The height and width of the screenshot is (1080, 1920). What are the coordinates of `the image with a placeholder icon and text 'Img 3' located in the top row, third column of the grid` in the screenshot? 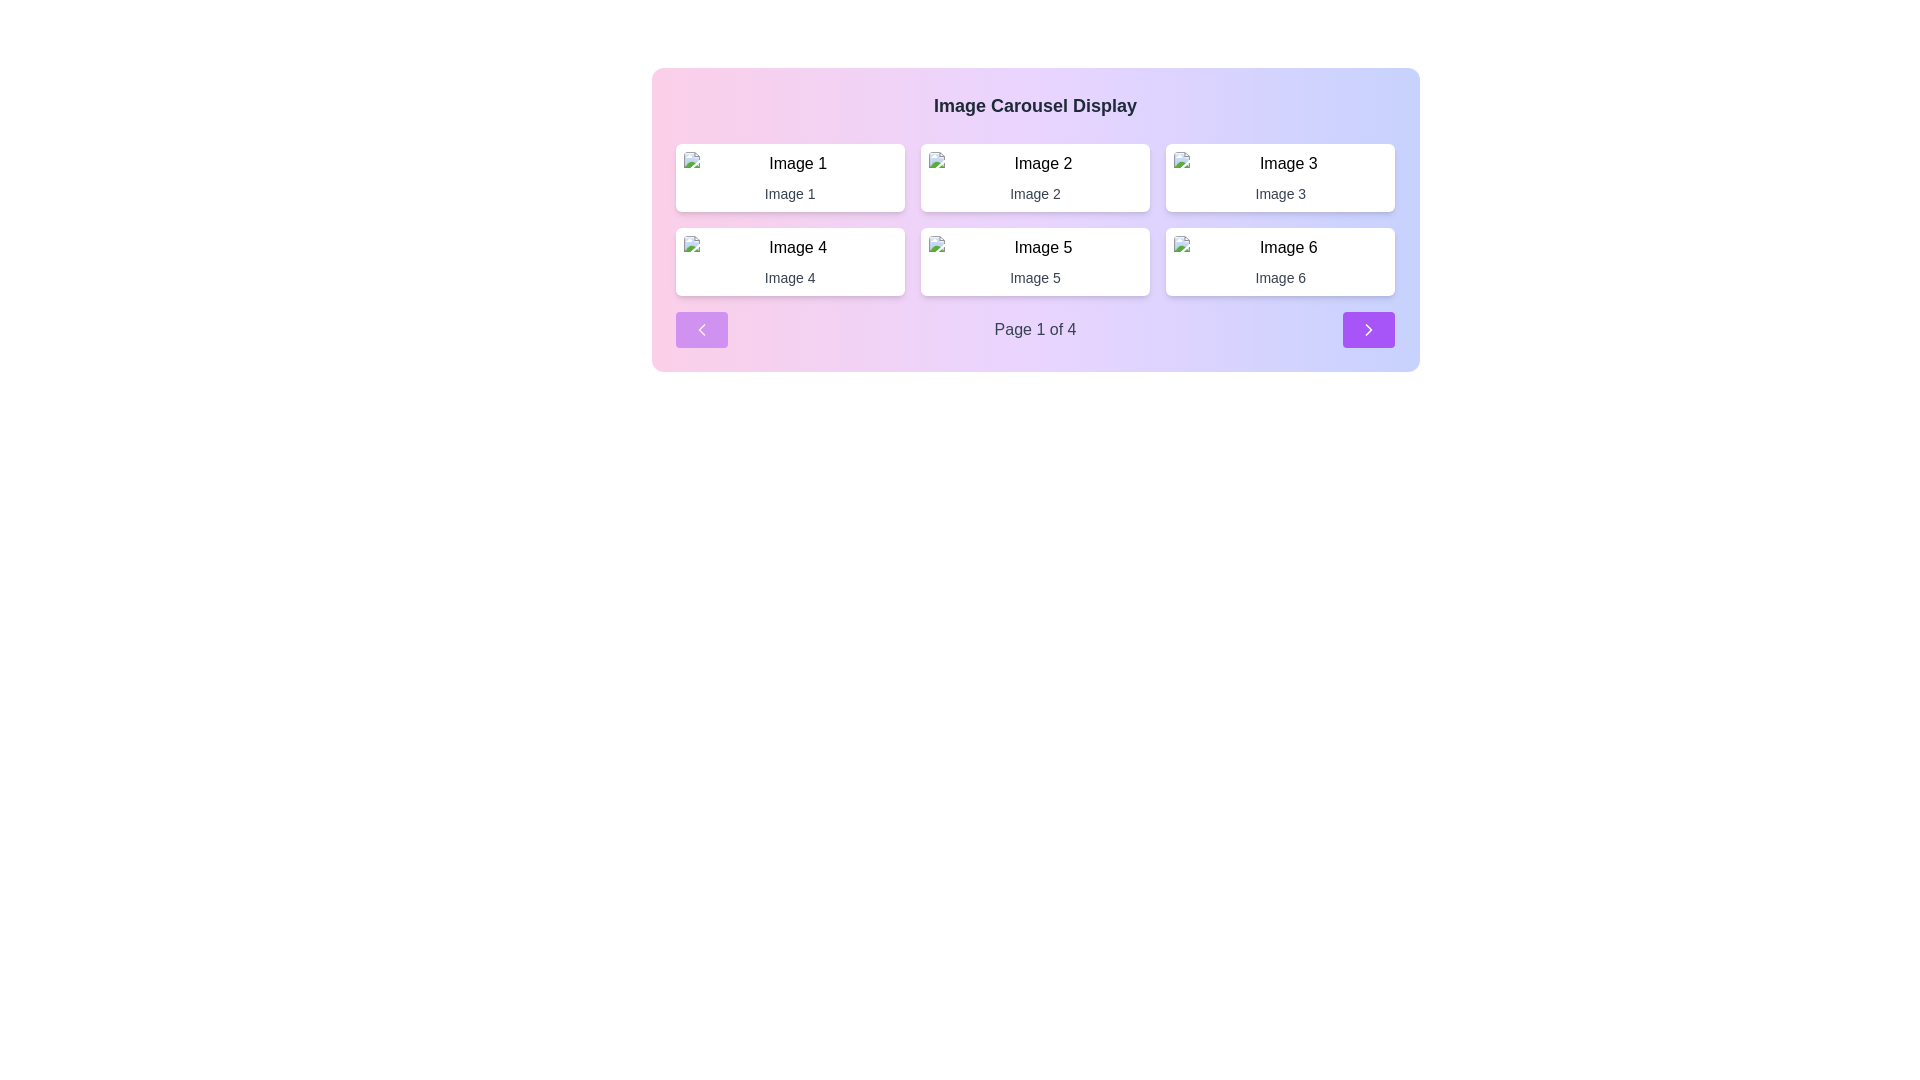 It's located at (1280, 163).